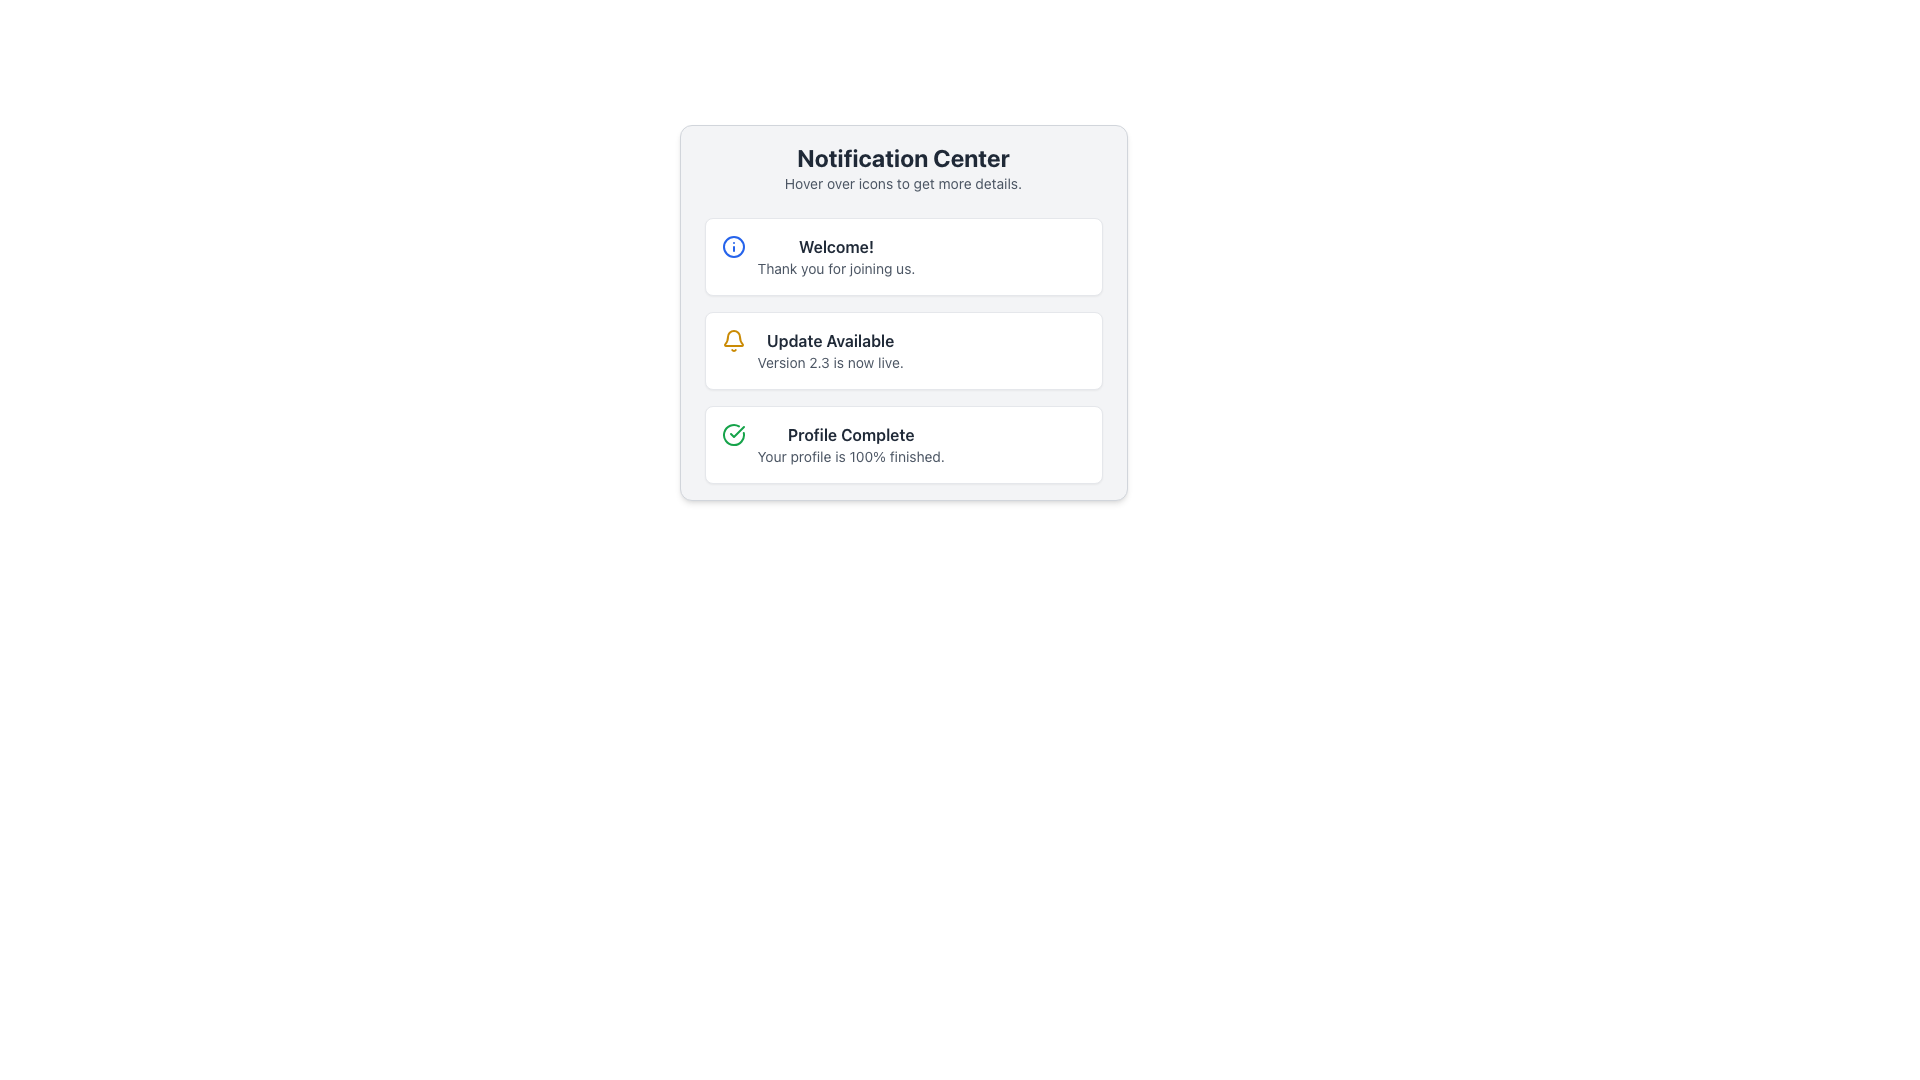  I want to click on the text label displaying 'Welcome!' in a bold, dark gray font within the notification panel, which is positioned at the top-left corner above the text 'Thank you for joining us.', so click(836, 245).